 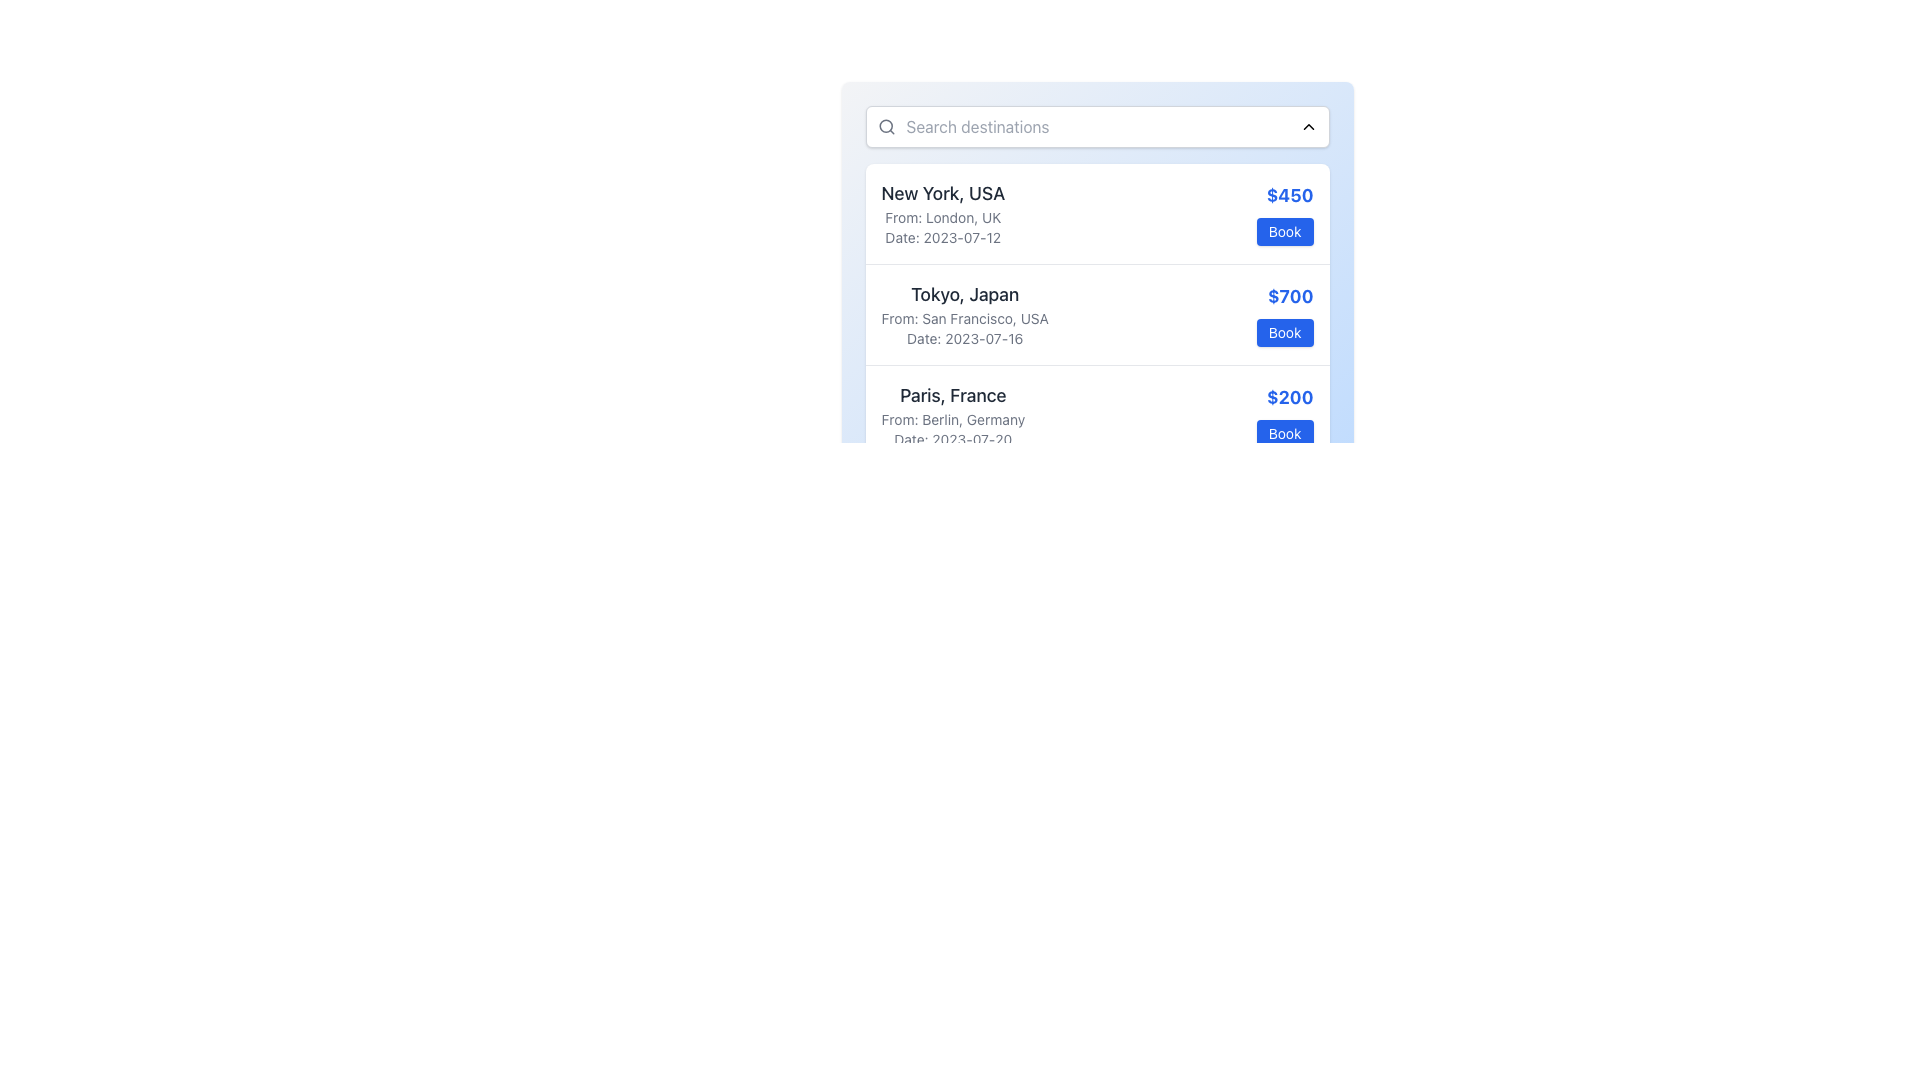 What do you see at coordinates (965, 315) in the screenshot?
I see `the Text Display Block that displays 'Tokyo, Japan', 'From: San Francisco, USA', and 'Date: 2023-07-16'` at bounding box center [965, 315].